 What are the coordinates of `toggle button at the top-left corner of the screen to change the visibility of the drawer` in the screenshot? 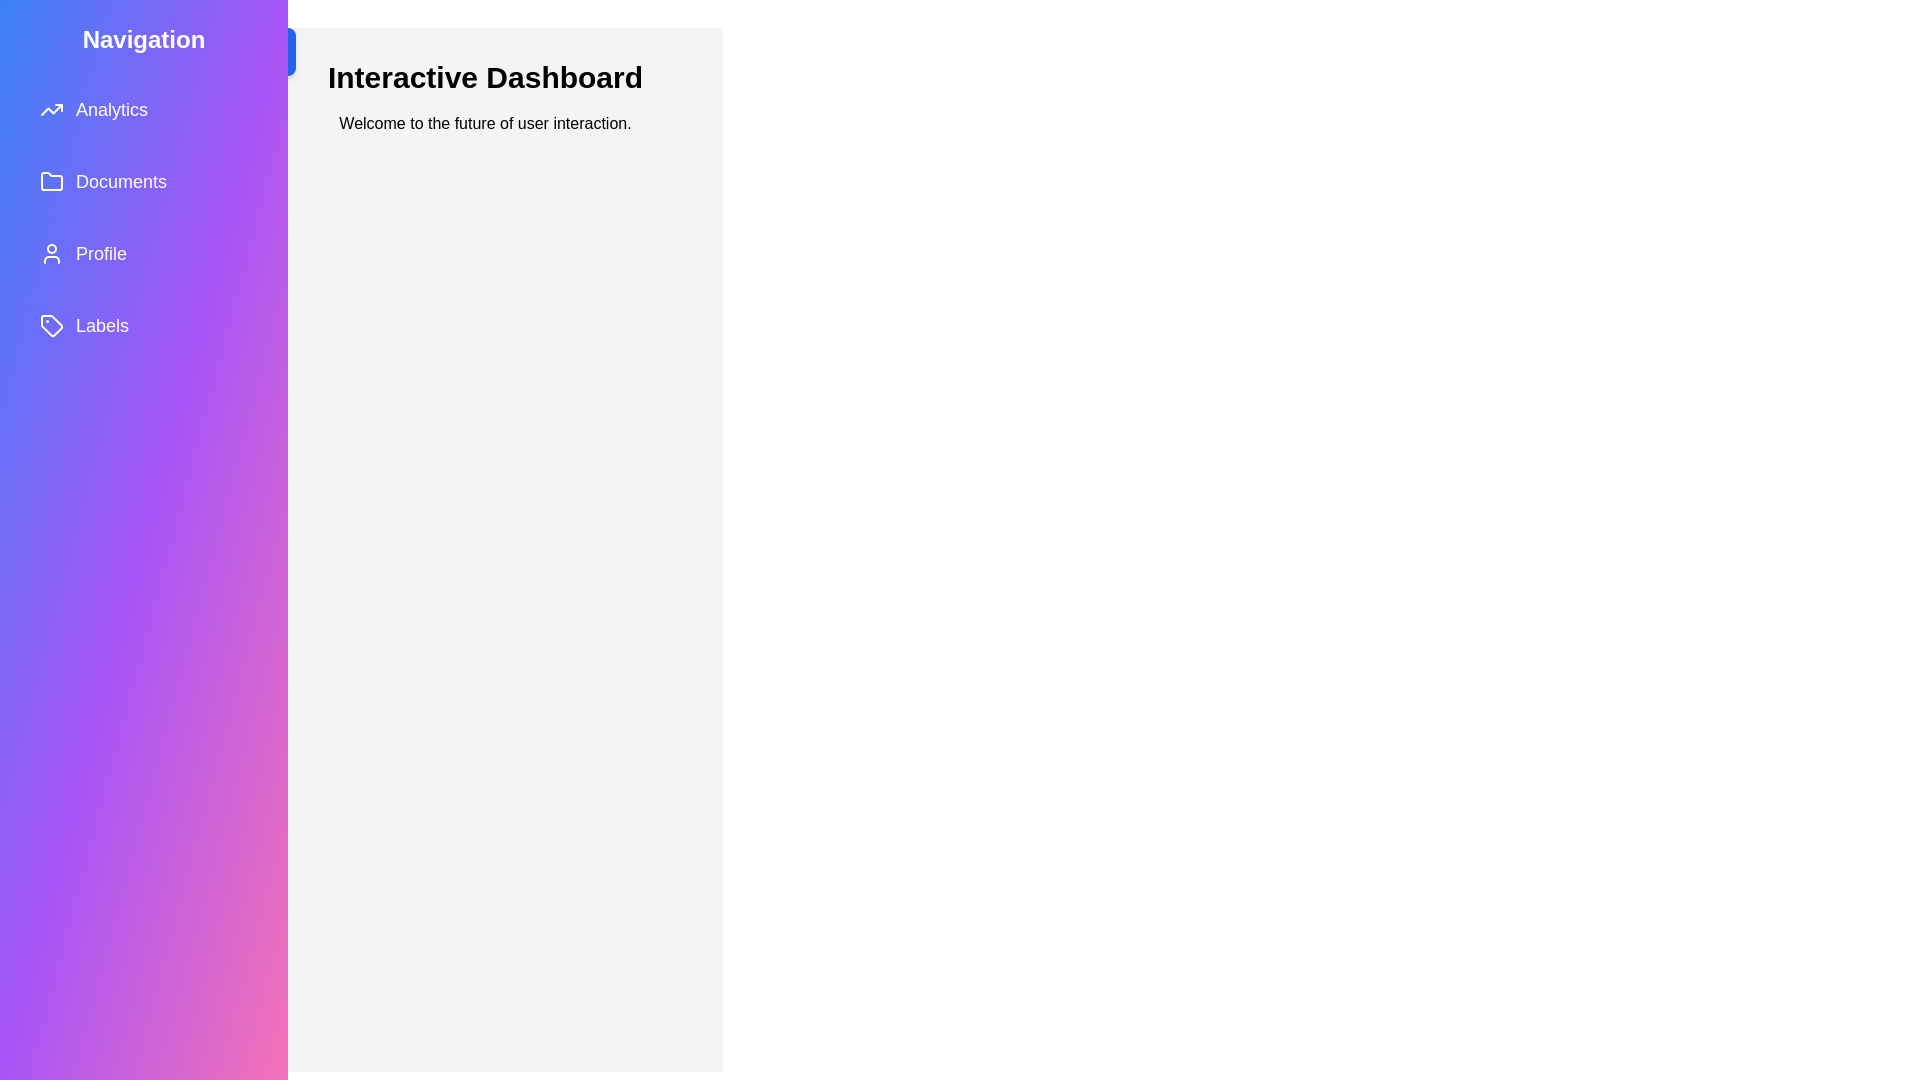 It's located at (271, 50).